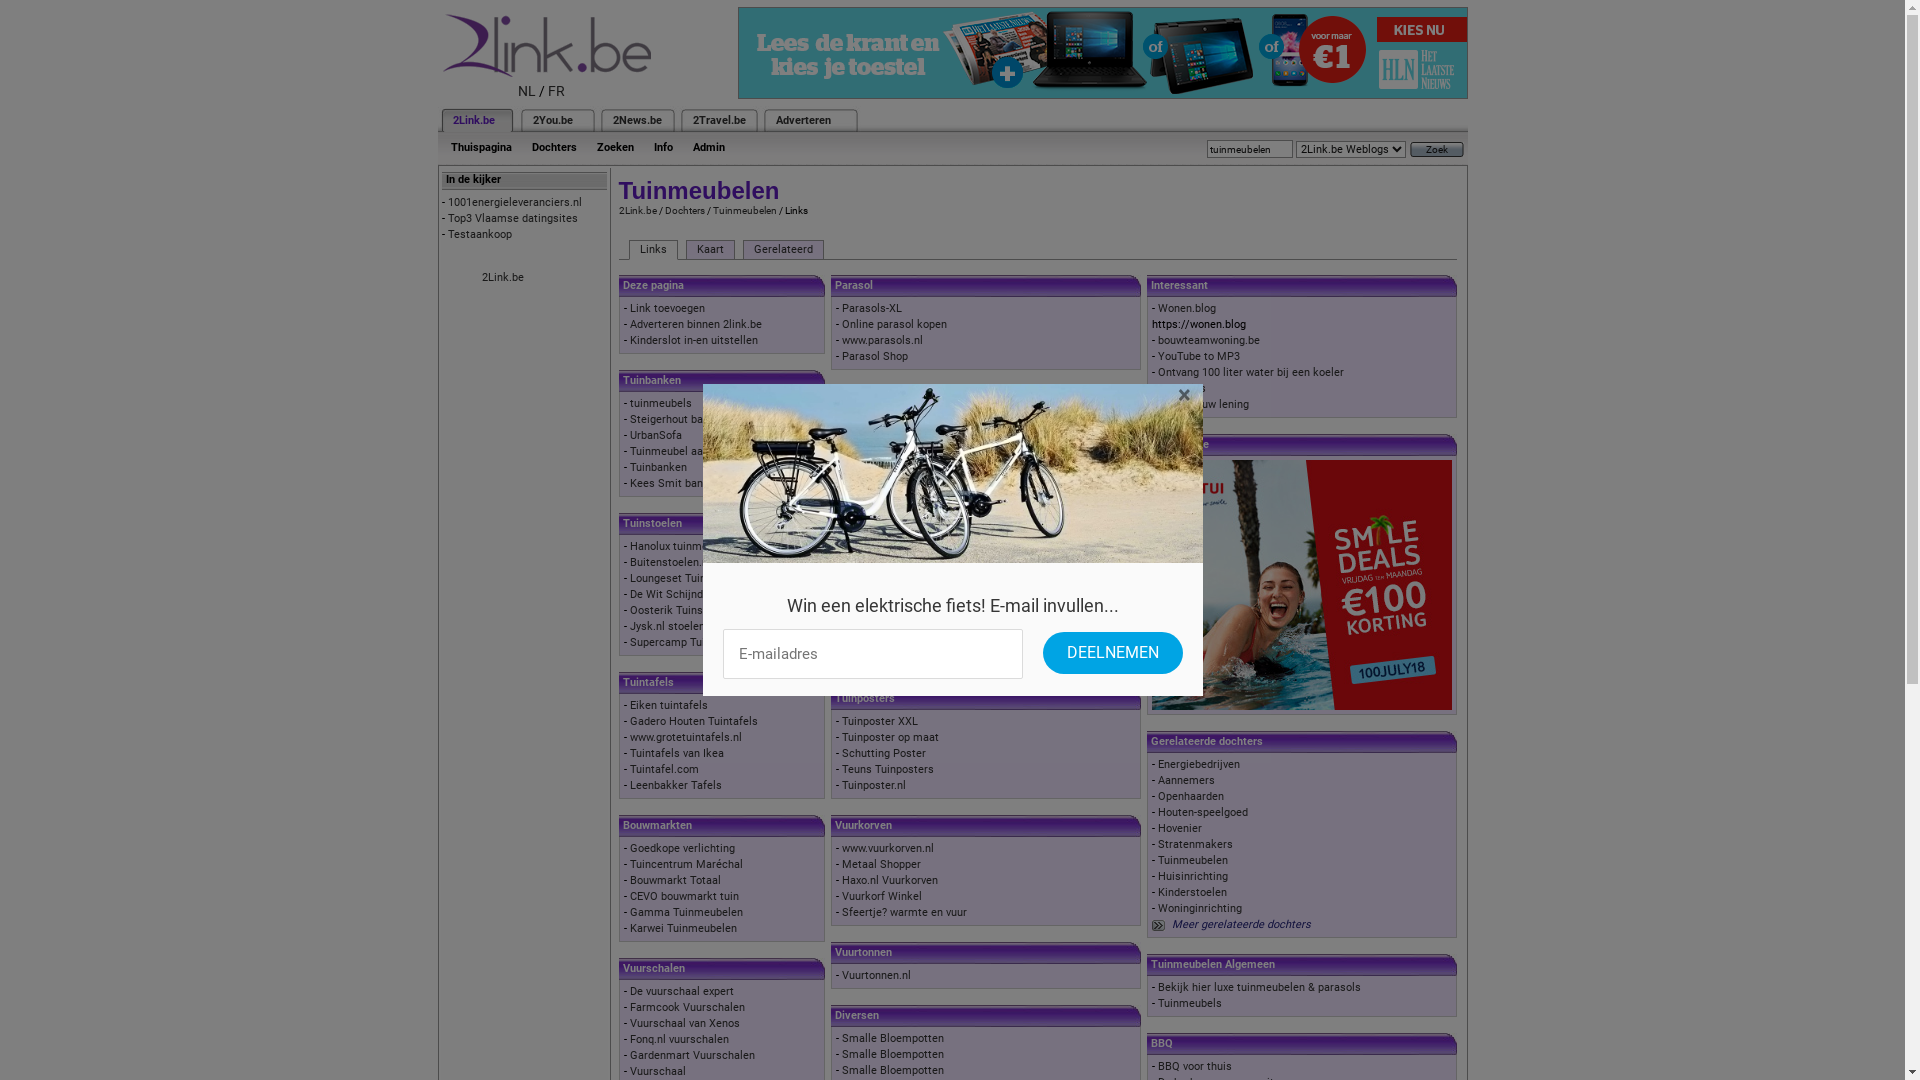  What do you see at coordinates (518, 91) in the screenshot?
I see `'NL'` at bounding box center [518, 91].